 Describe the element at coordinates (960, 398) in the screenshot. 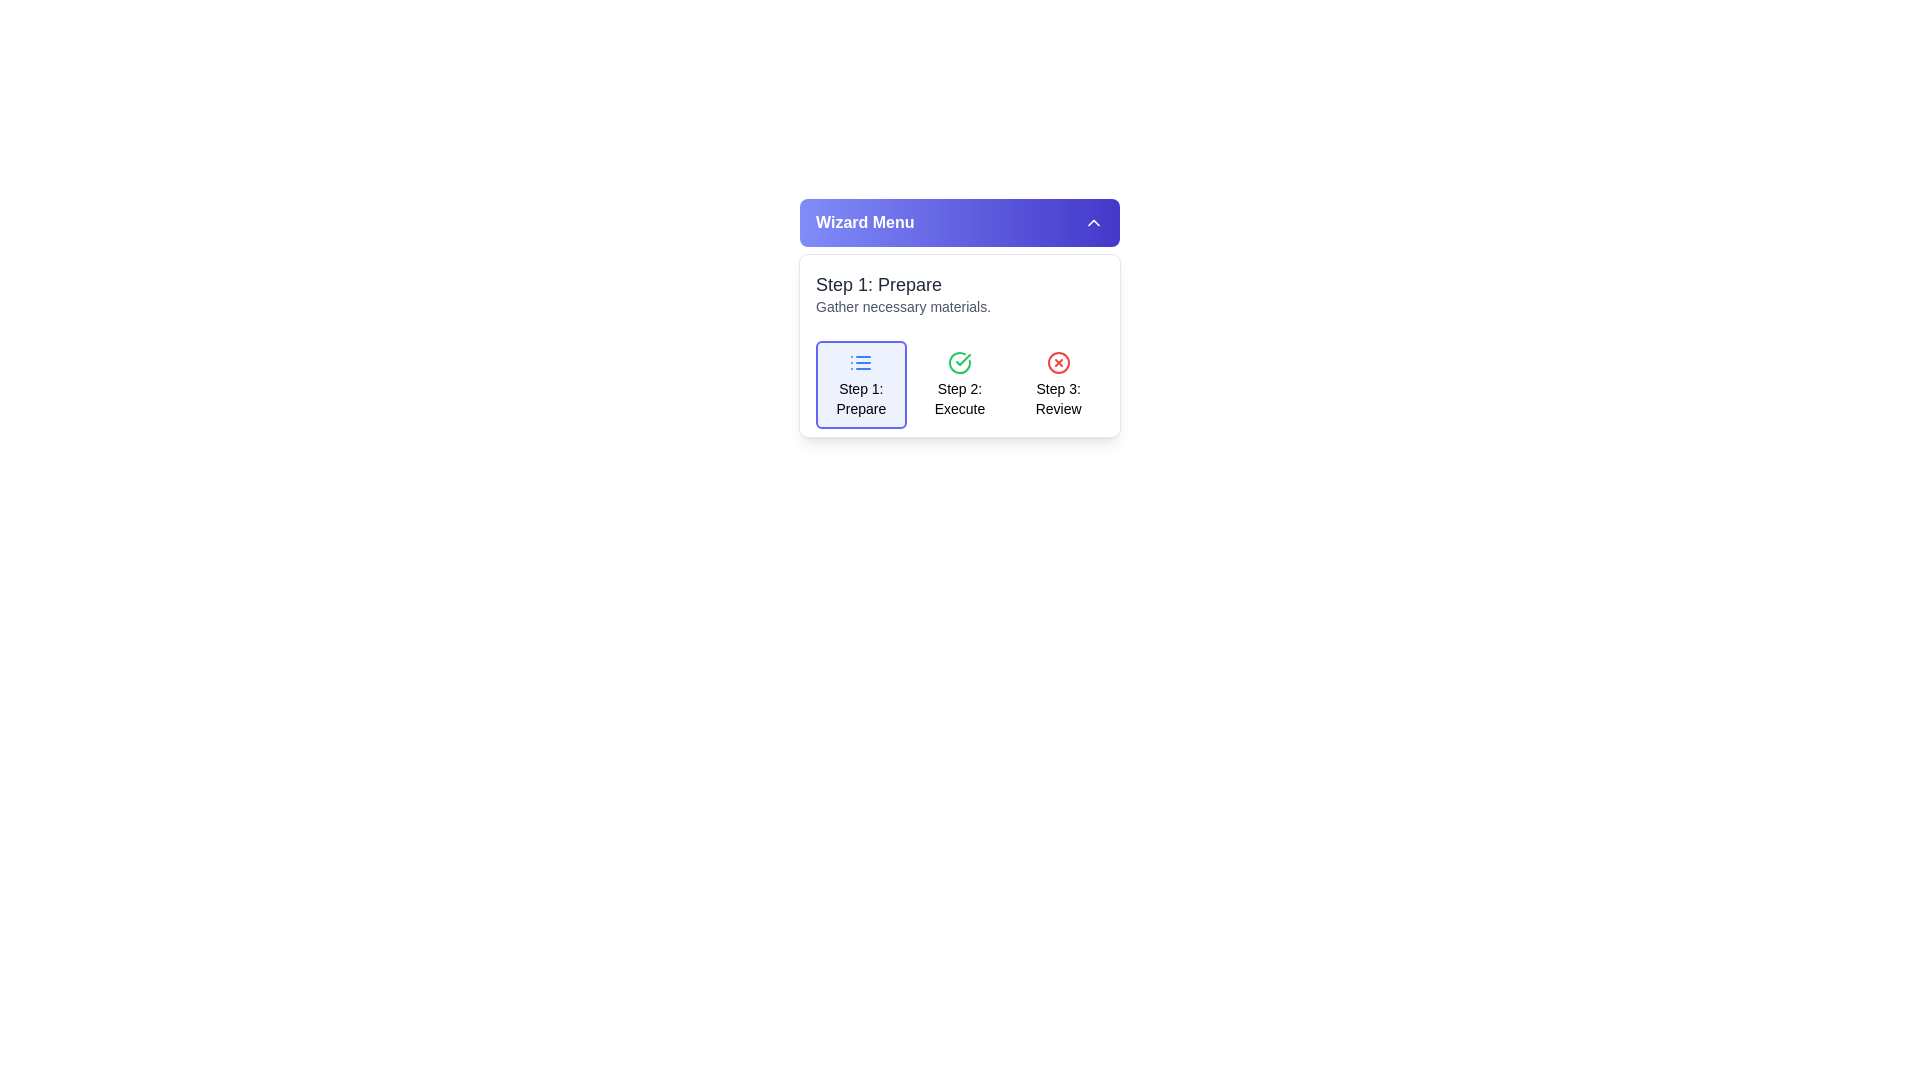

I see `text from the Label element that displays 'Step 2: Execute', which is styled in a clean sans-serif font and positioned within the Wizard Menu, below a green circular icon` at that location.